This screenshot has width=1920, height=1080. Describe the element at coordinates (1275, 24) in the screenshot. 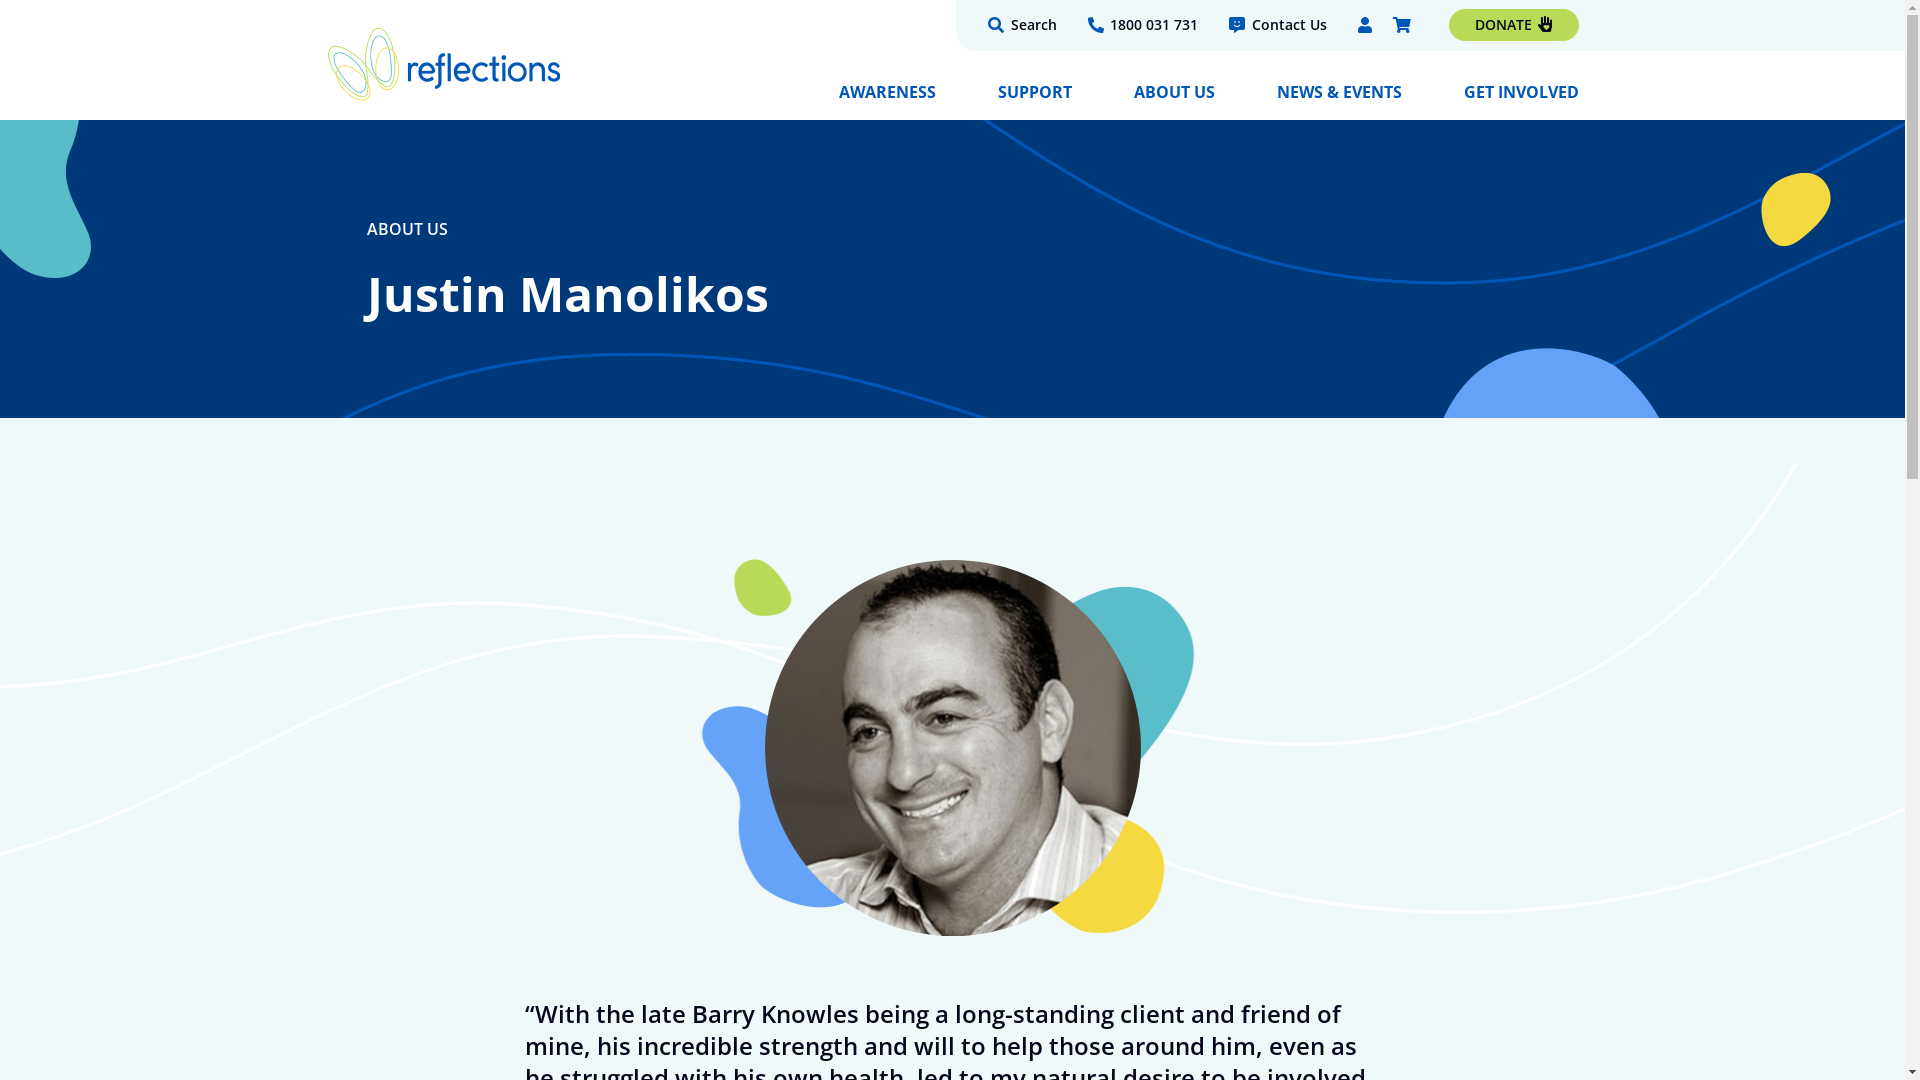

I see `'Contact Us'` at that location.